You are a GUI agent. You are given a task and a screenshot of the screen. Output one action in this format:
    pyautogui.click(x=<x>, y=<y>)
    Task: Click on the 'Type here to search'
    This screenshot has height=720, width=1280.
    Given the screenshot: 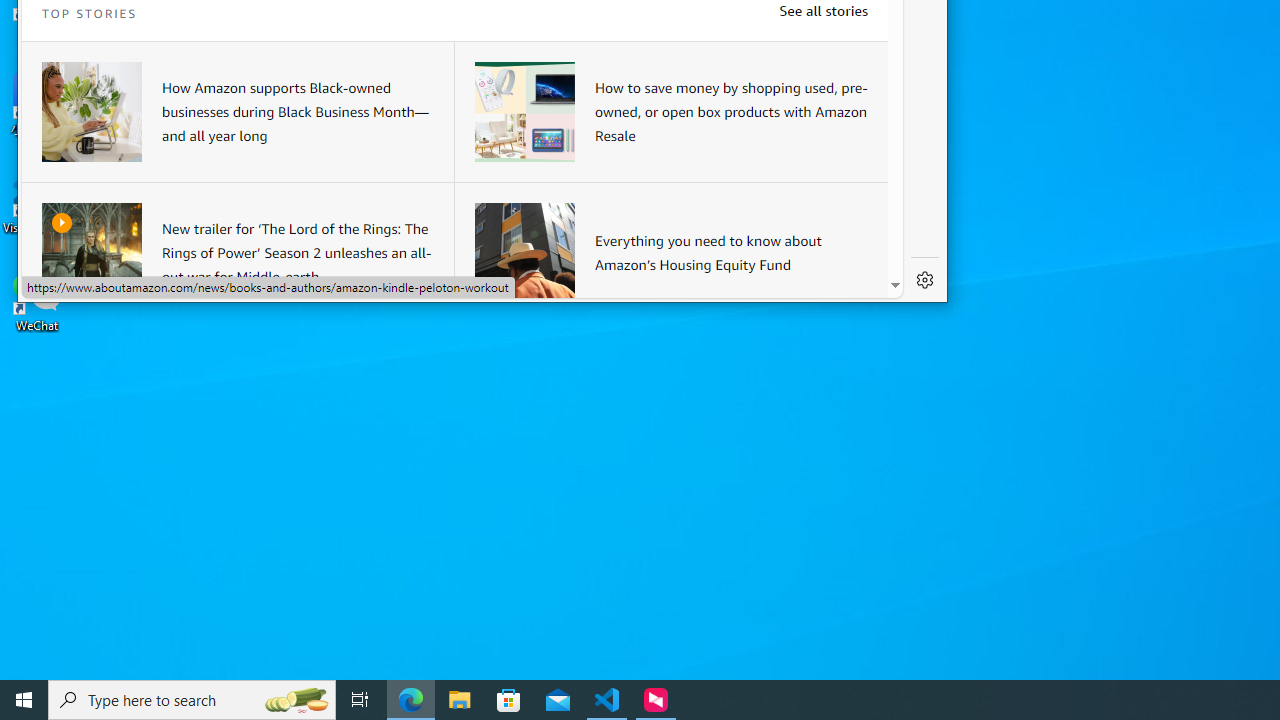 What is the action you would take?
    pyautogui.click(x=192, y=698)
    